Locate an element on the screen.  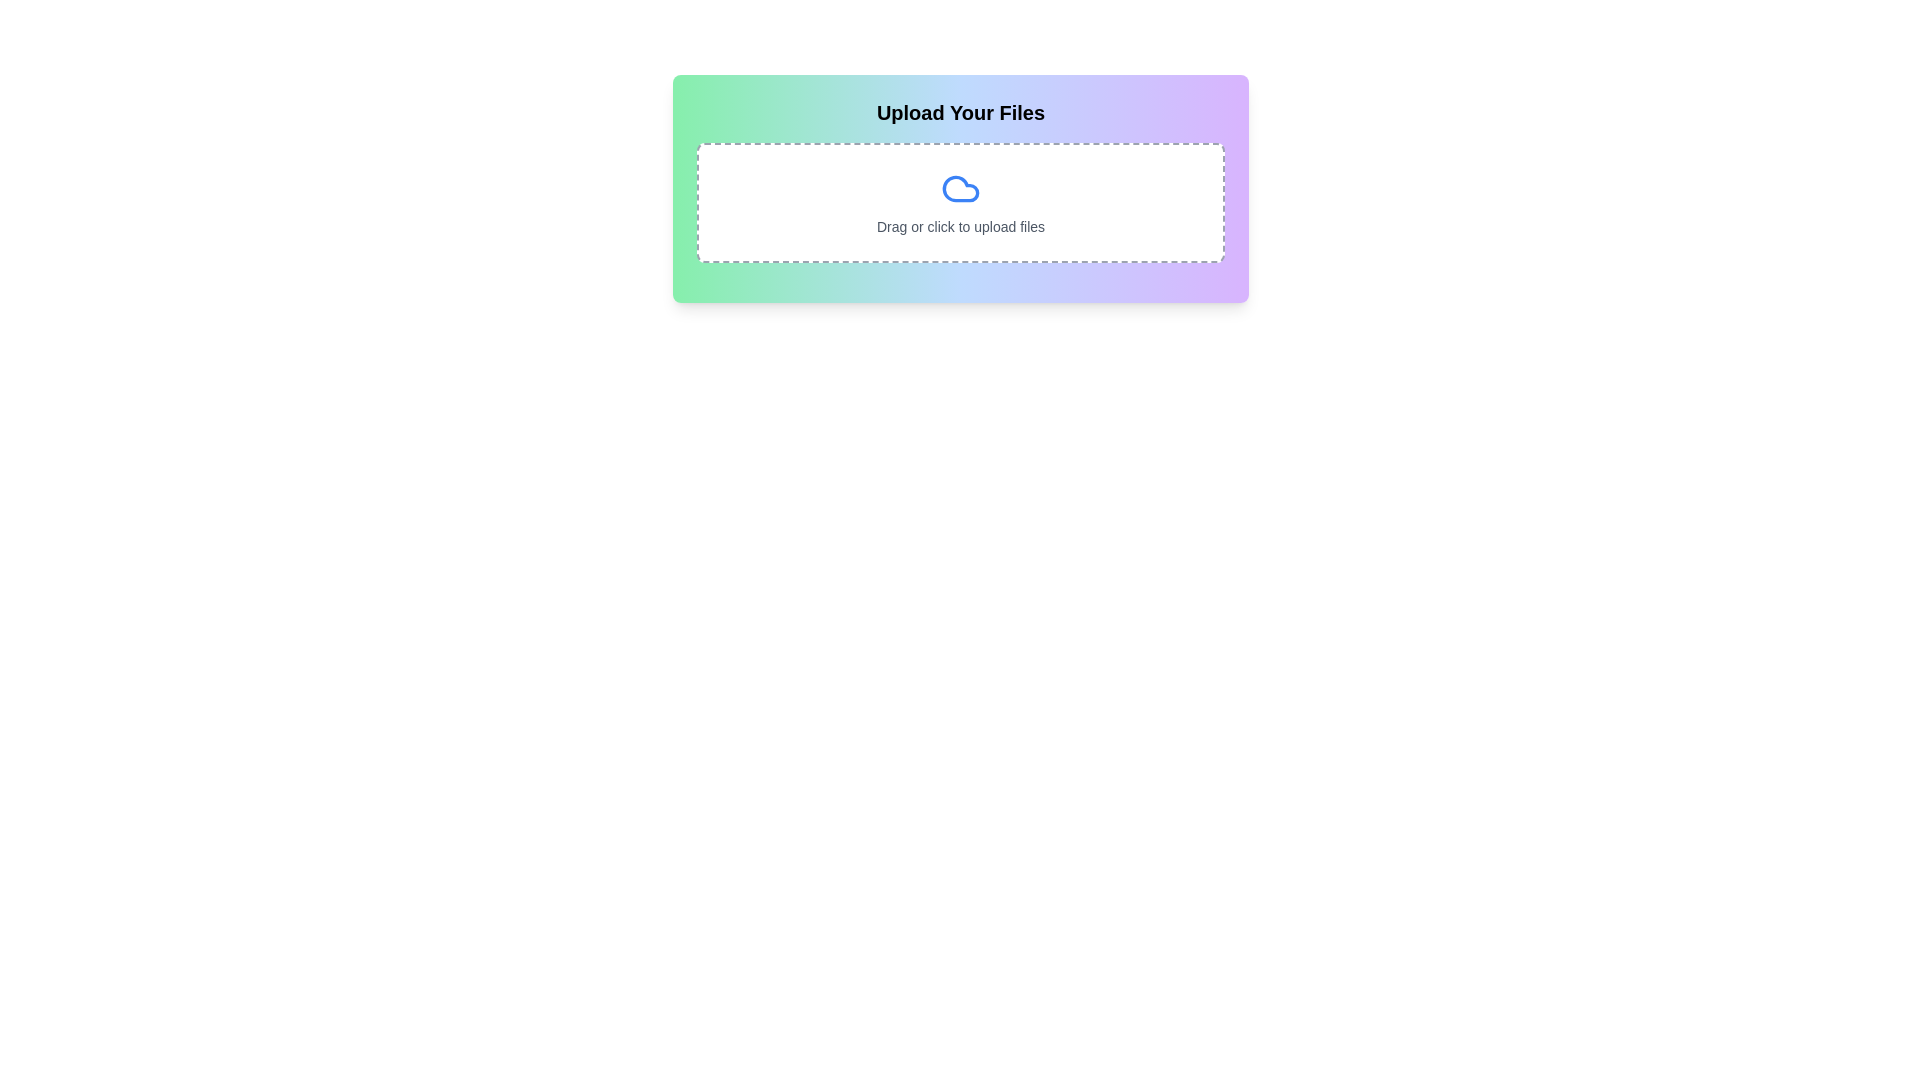
the cloud-shaped icon, which is styled in blue and located centrally within the 'Upload Your Files' section of the interface is located at coordinates (960, 189).